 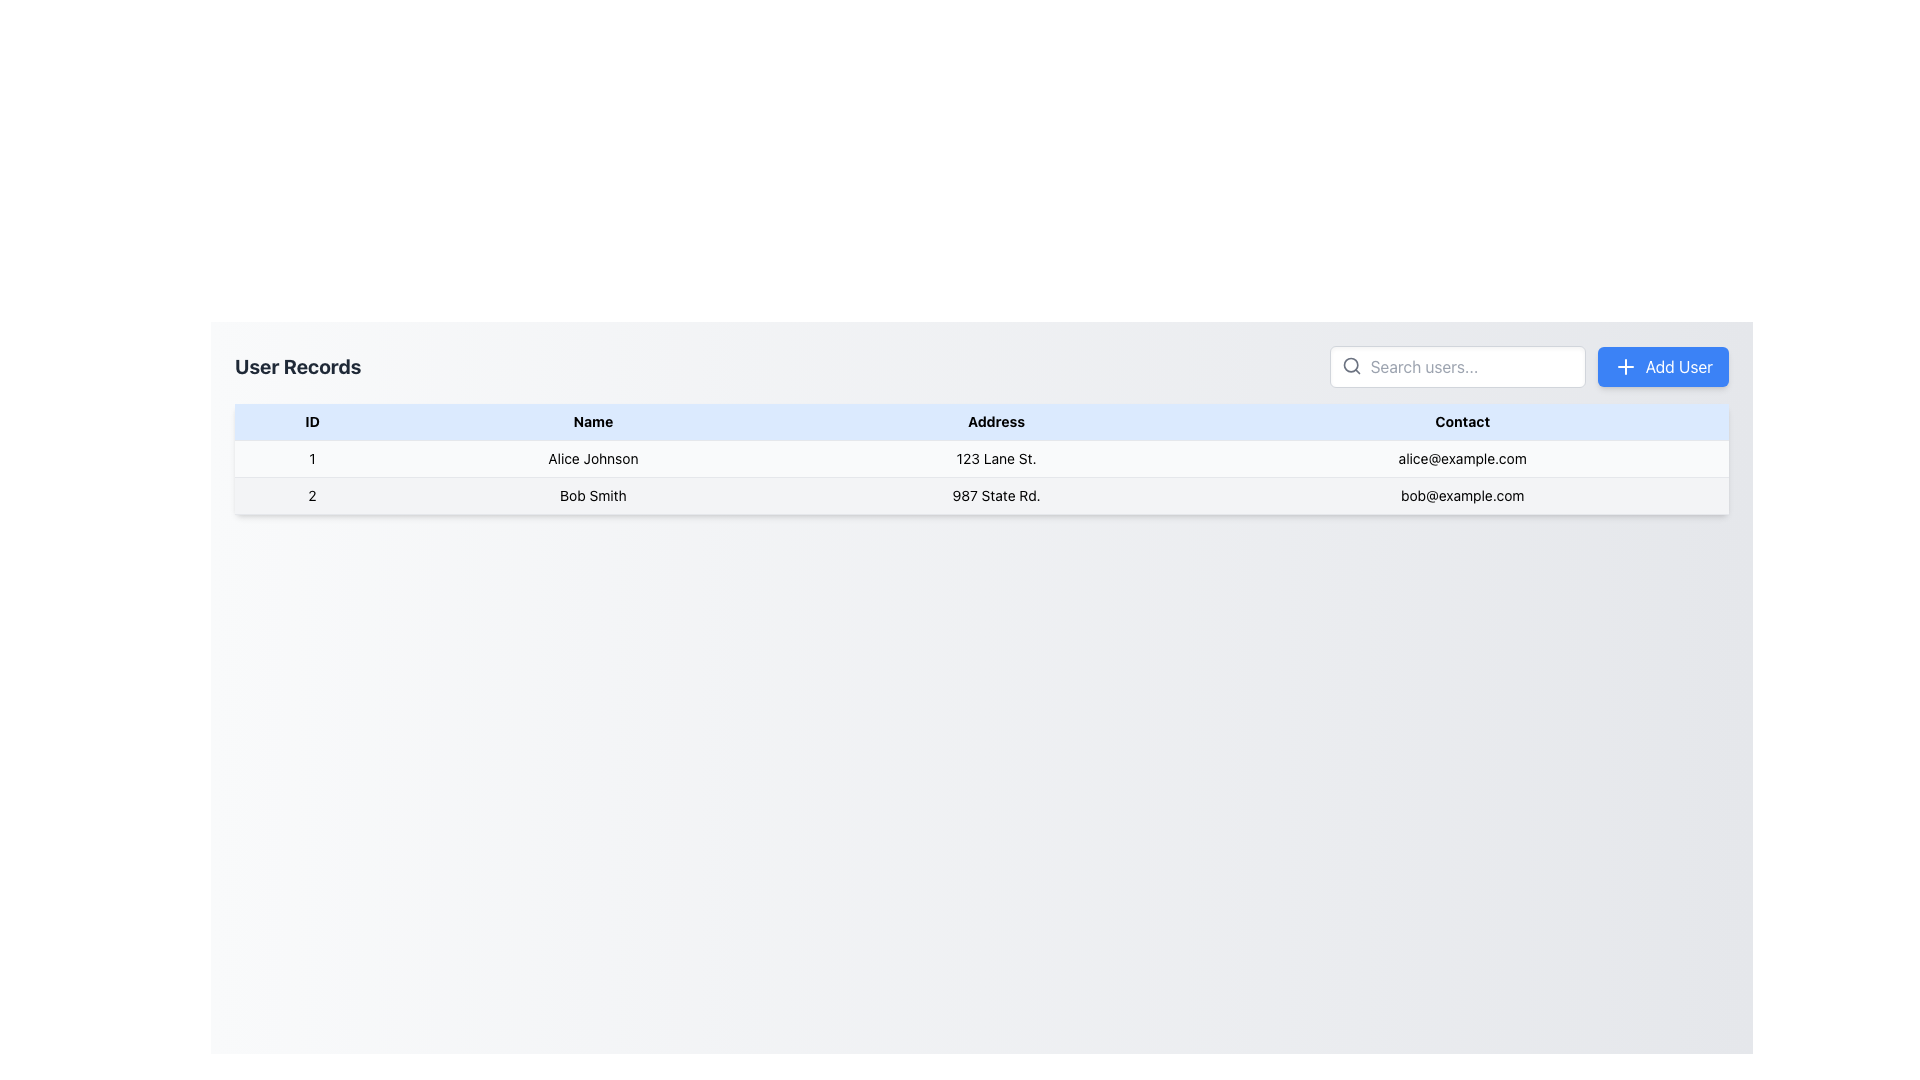 I want to click on the text label displaying 'Bob Smith', which is located in the second row and second column of the table, positioned below 'Alice Johnson', so click(x=592, y=495).